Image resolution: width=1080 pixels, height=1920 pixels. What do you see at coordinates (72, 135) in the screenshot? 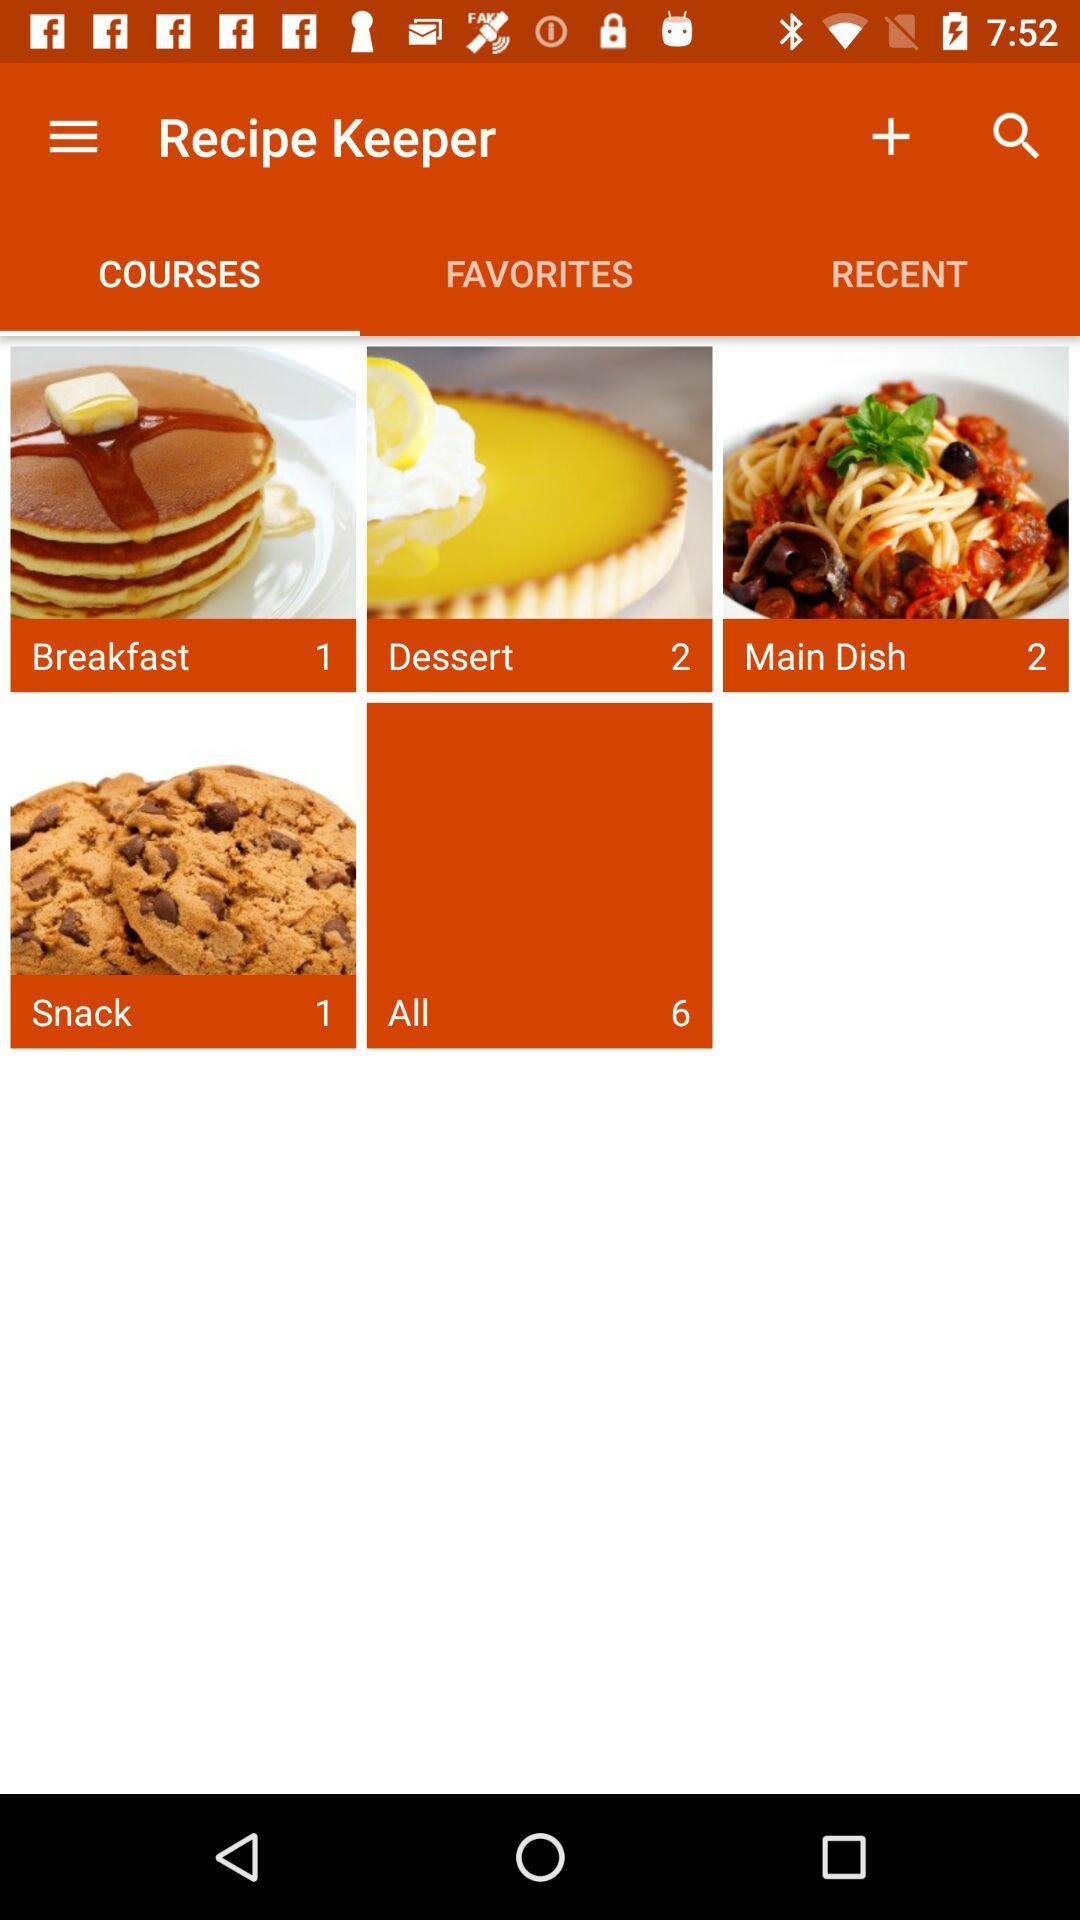
I see `item above the courses` at bounding box center [72, 135].